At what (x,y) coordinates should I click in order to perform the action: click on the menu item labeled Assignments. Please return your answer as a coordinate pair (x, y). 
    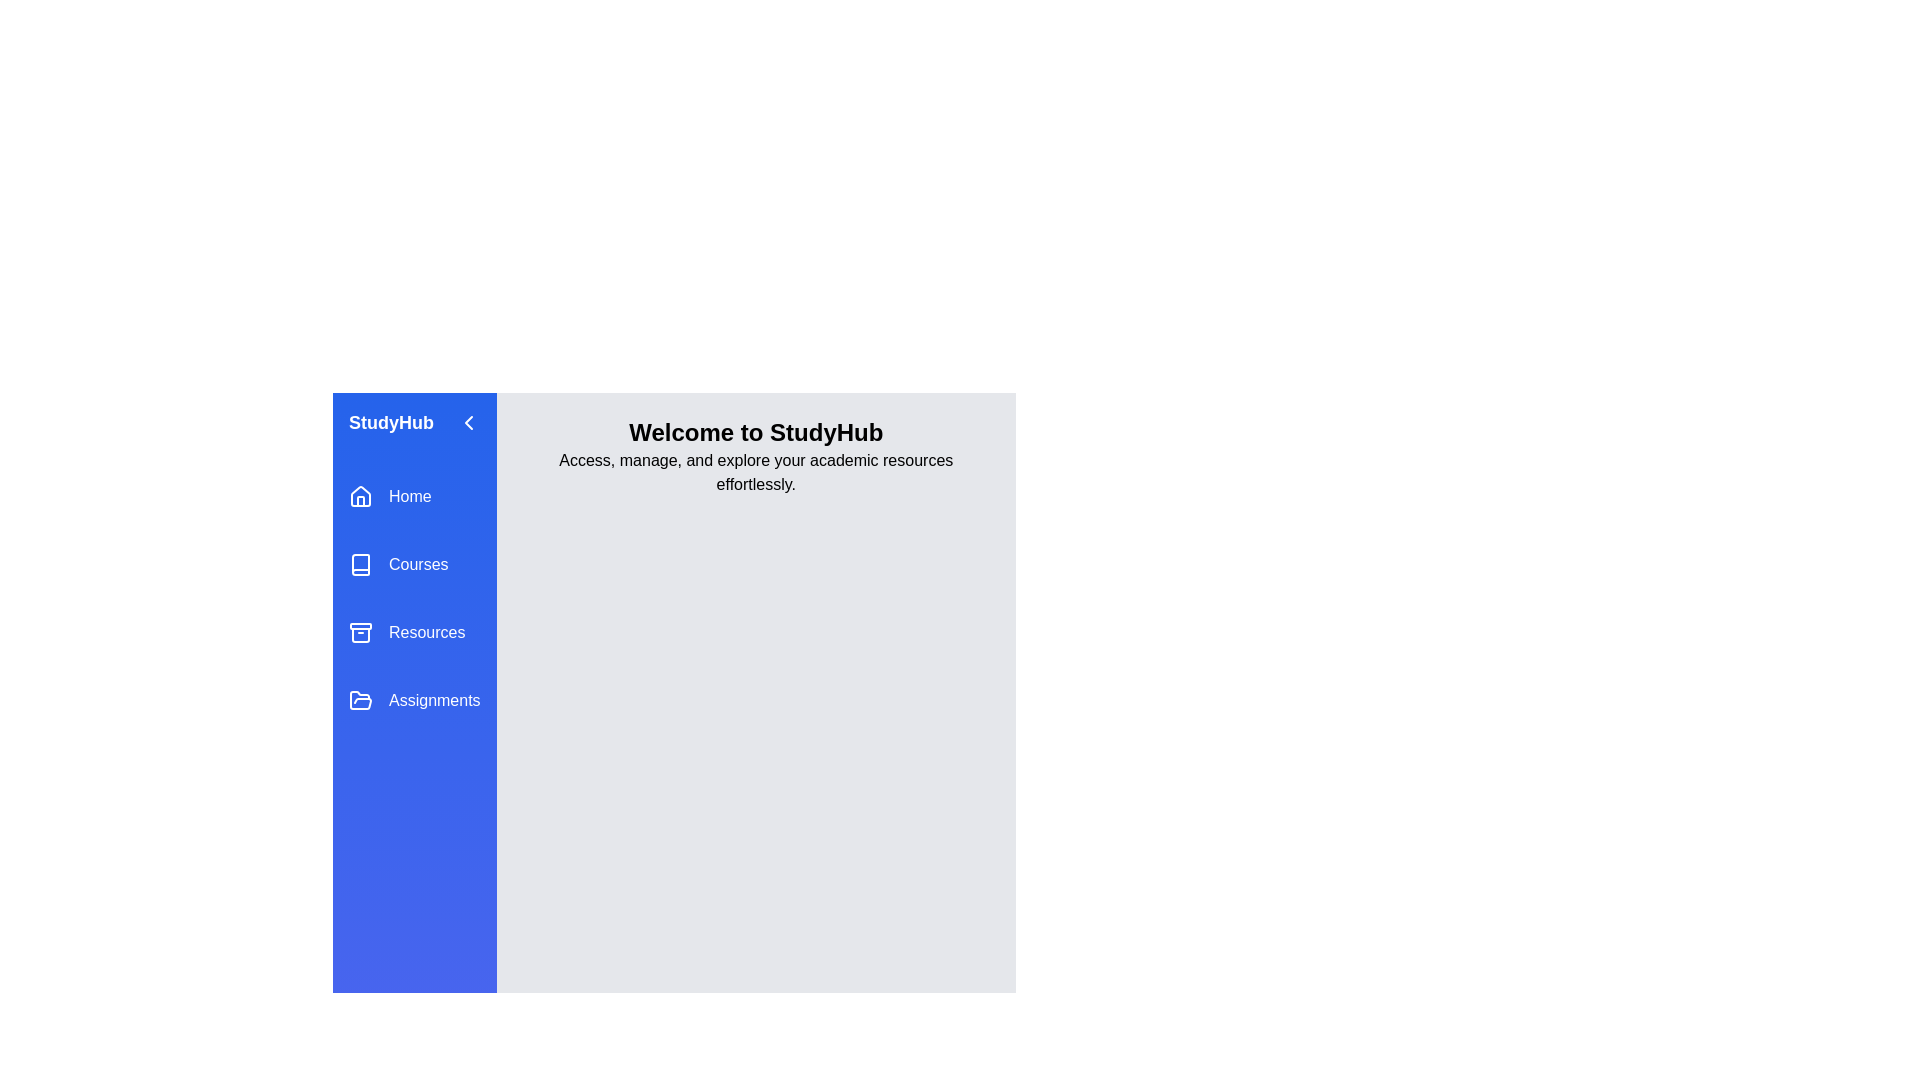
    Looking at the image, I should click on (413, 700).